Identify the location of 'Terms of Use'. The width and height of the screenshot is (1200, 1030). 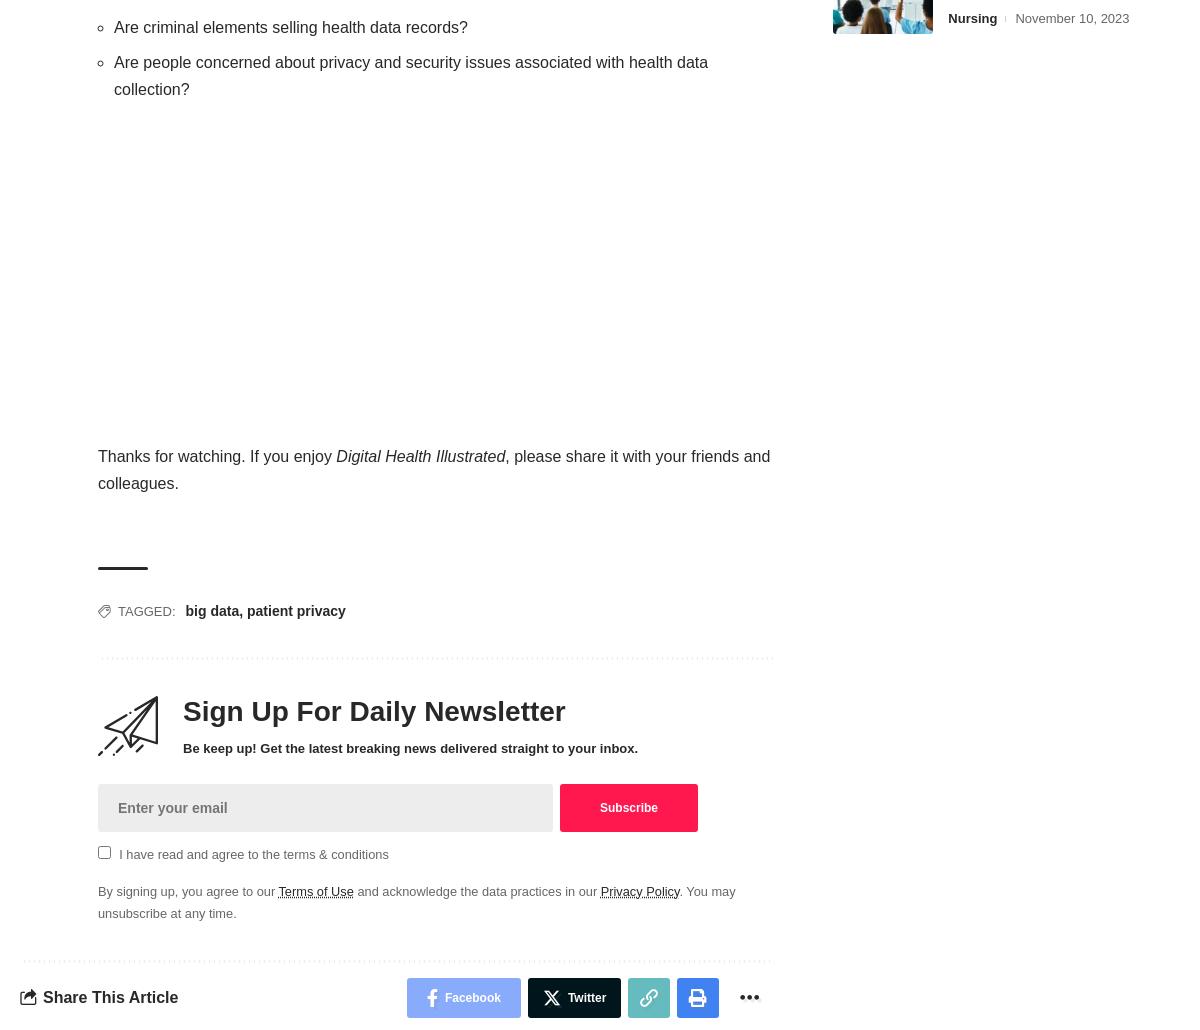
(315, 891).